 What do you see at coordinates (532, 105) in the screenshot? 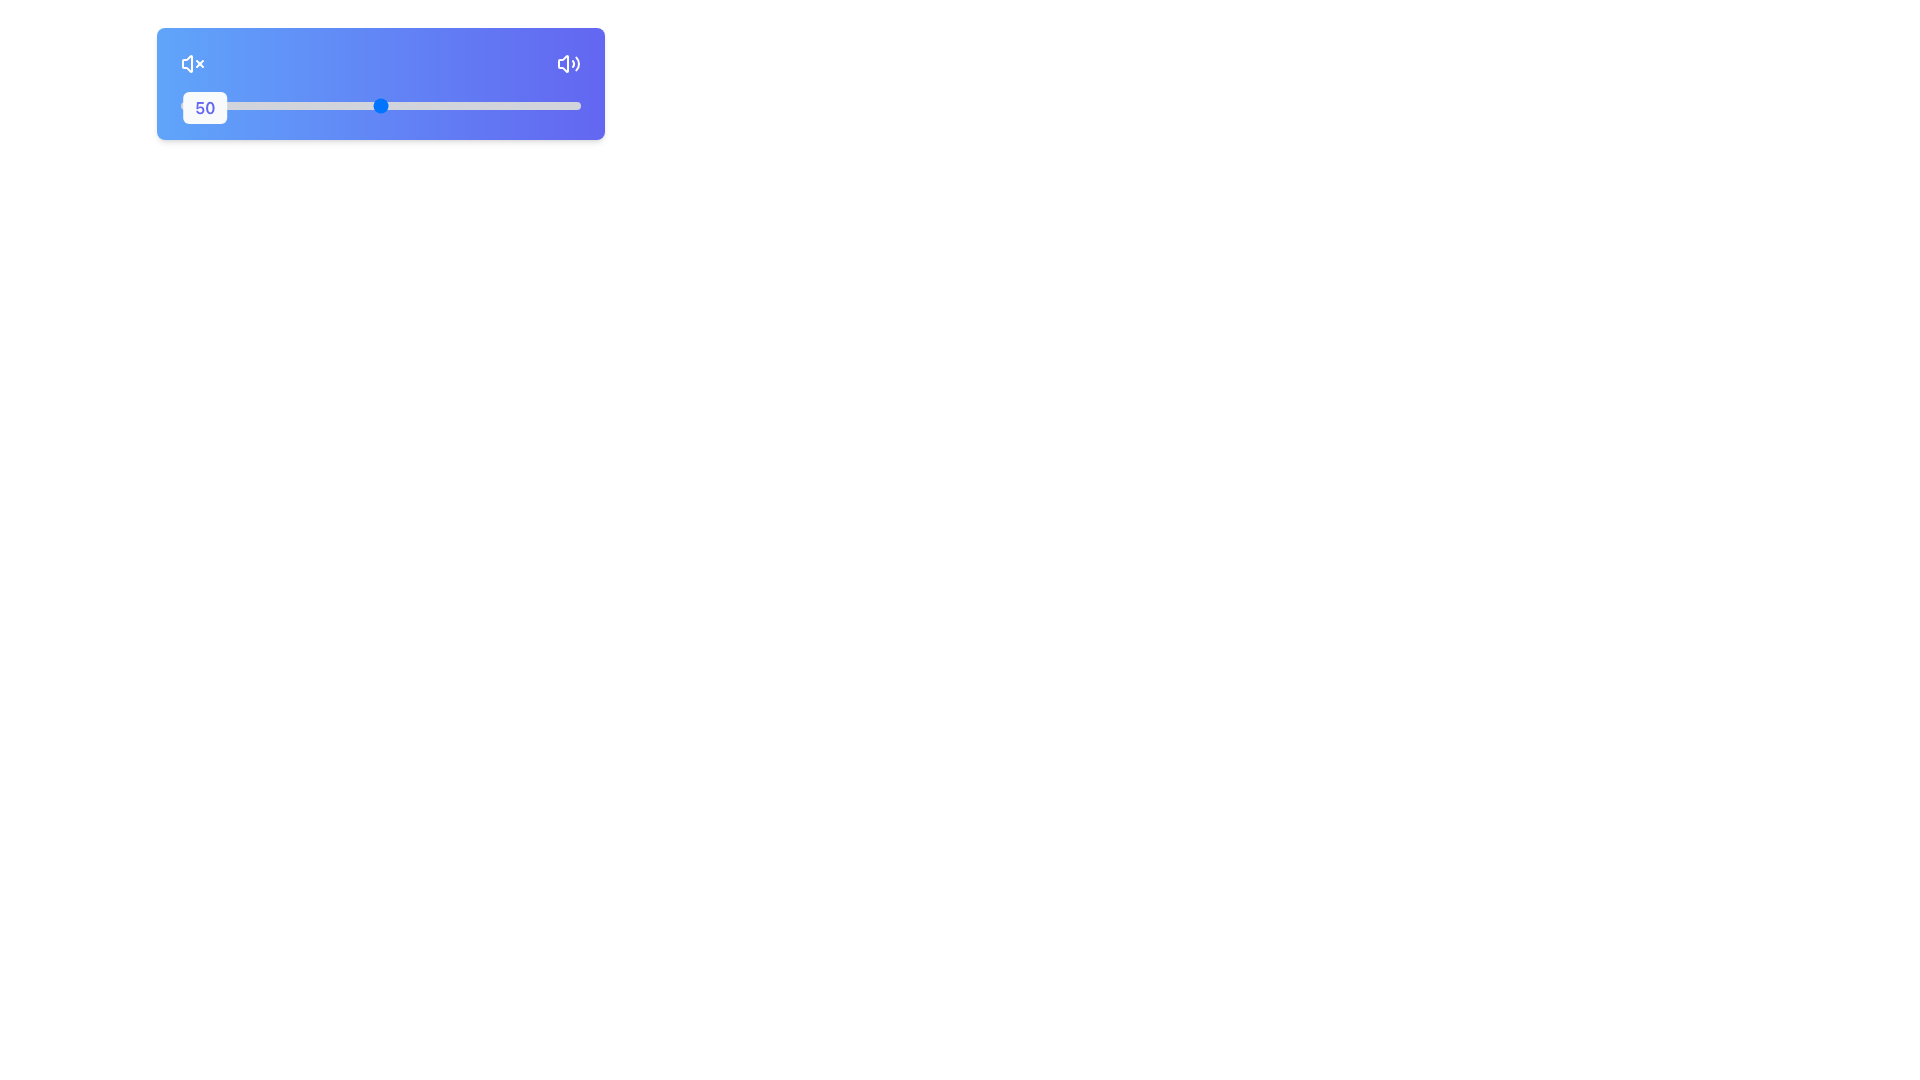
I see `the slider` at bounding box center [532, 105].